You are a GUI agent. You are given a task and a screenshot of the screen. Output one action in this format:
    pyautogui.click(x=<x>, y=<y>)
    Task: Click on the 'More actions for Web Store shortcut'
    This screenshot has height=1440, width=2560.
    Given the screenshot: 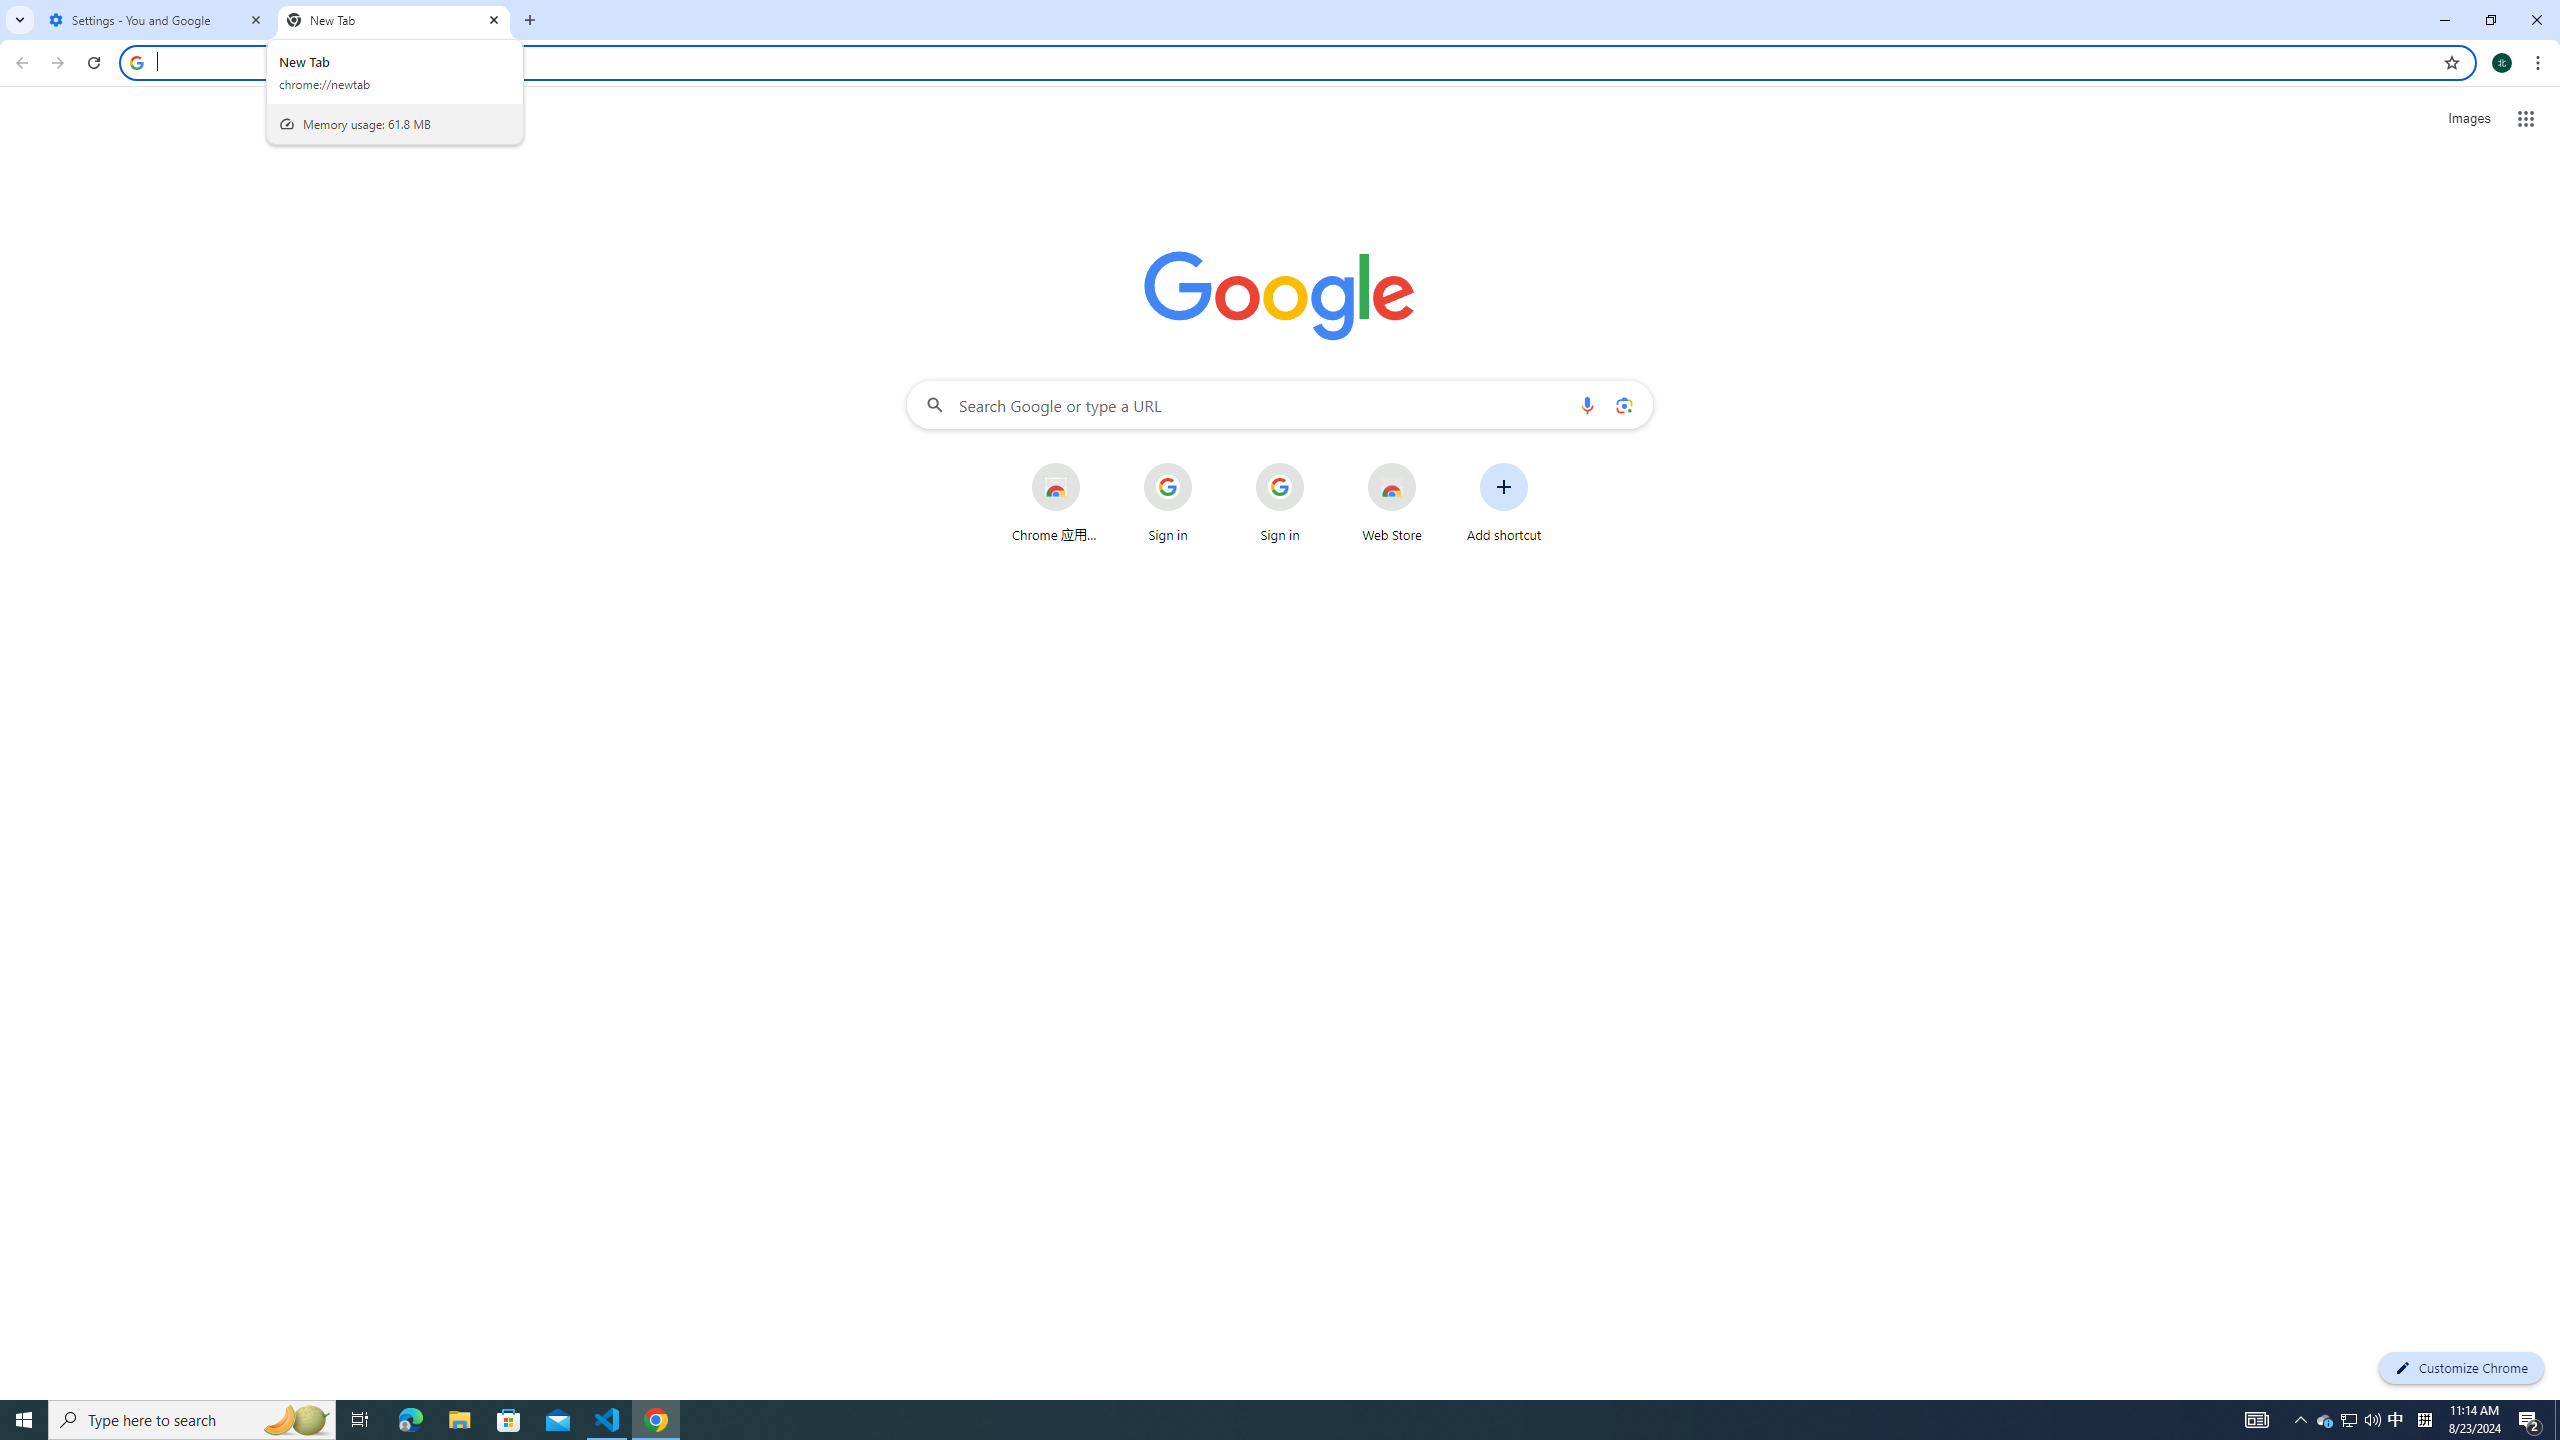 What is the action you would take?
    pyautogui.click(x=1431, y=464)
    